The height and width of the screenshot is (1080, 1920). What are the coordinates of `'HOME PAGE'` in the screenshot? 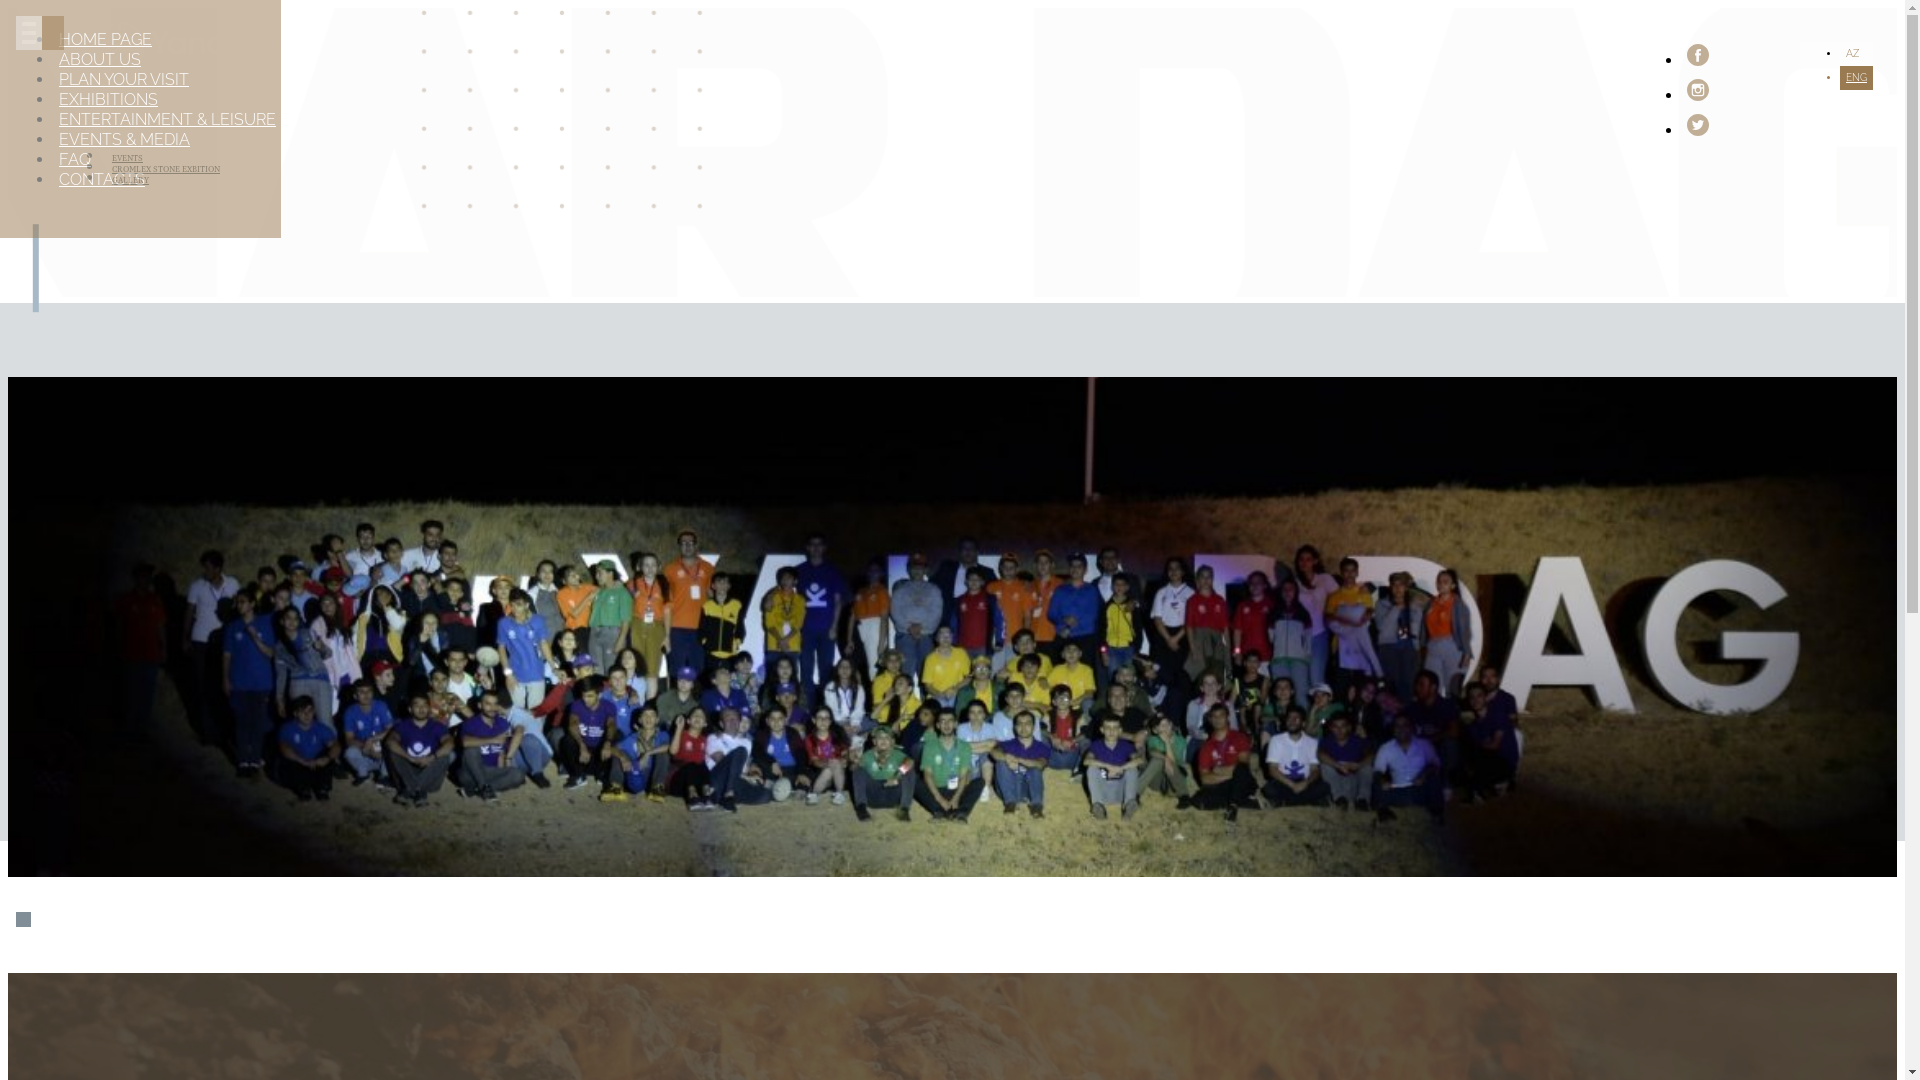 It's located at (104, 39).